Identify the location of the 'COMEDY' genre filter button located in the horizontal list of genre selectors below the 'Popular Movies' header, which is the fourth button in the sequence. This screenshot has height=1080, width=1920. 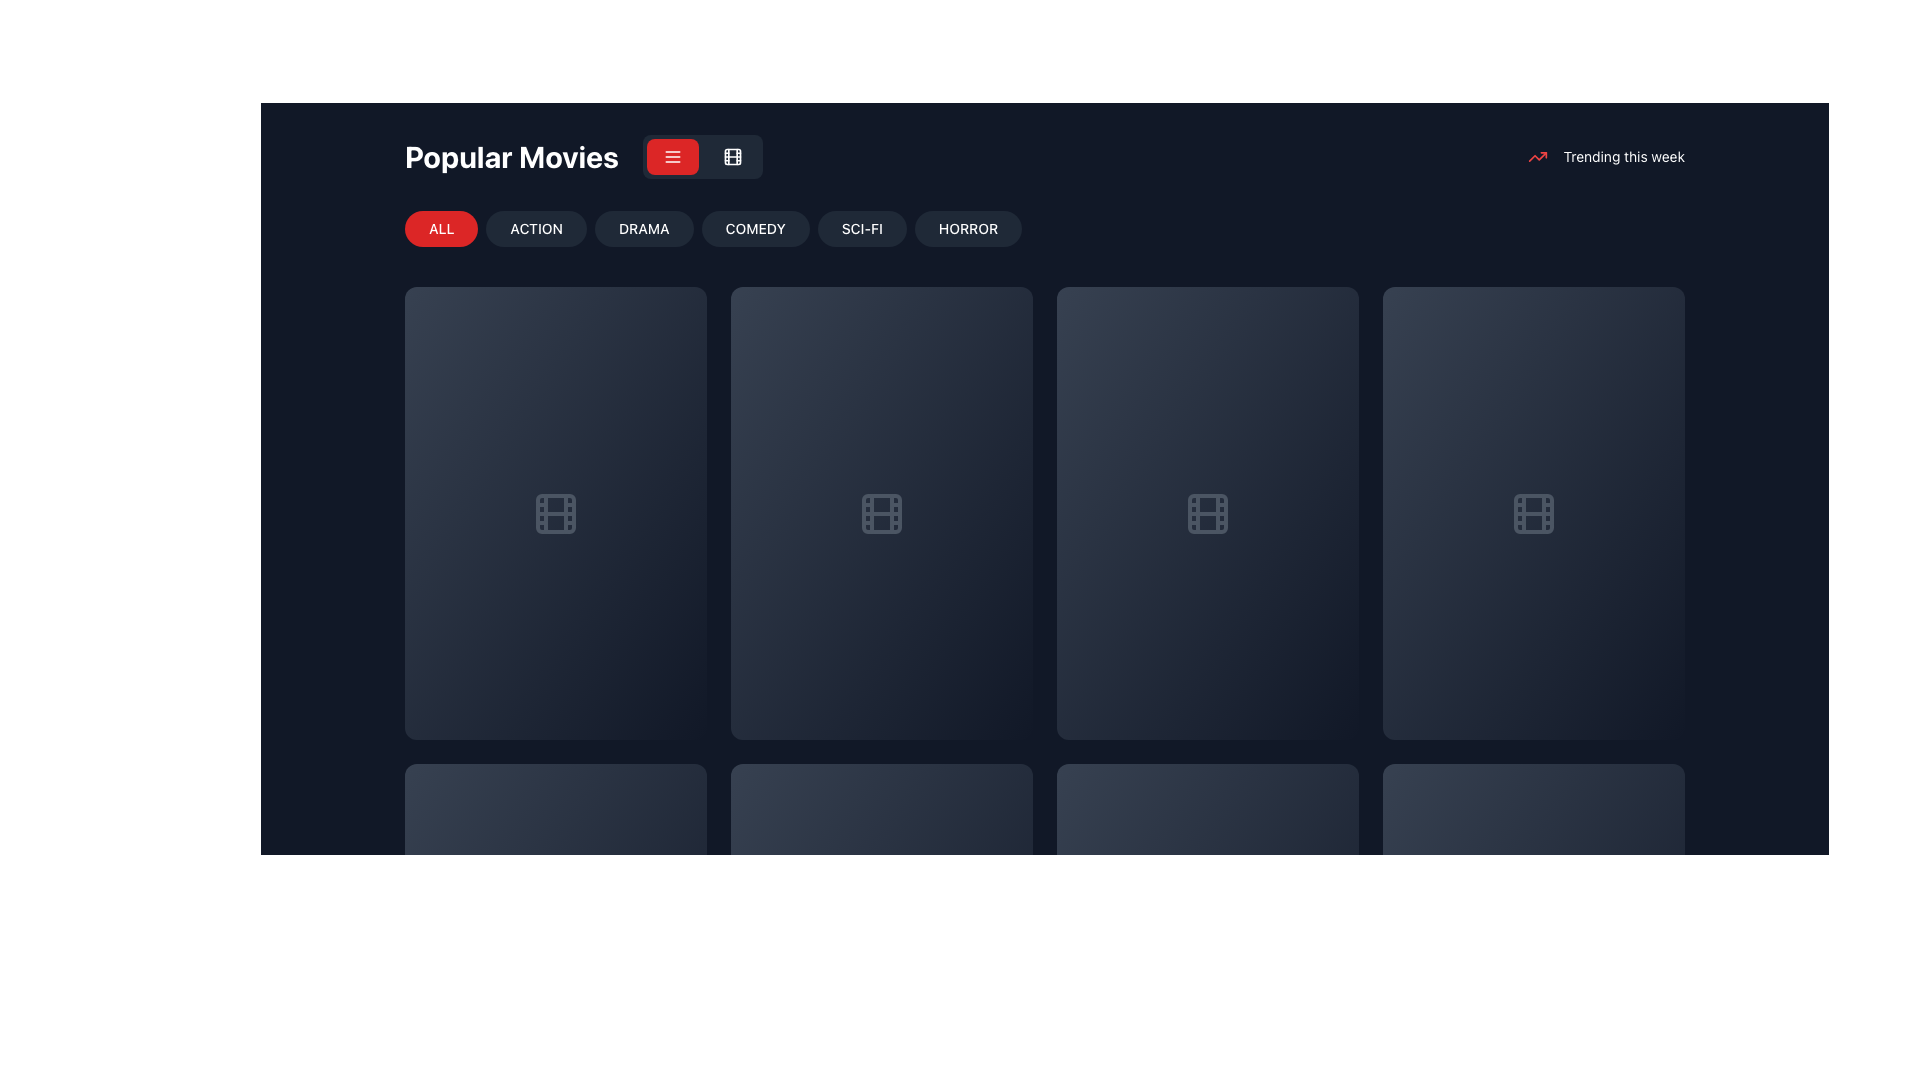
(754, 227).